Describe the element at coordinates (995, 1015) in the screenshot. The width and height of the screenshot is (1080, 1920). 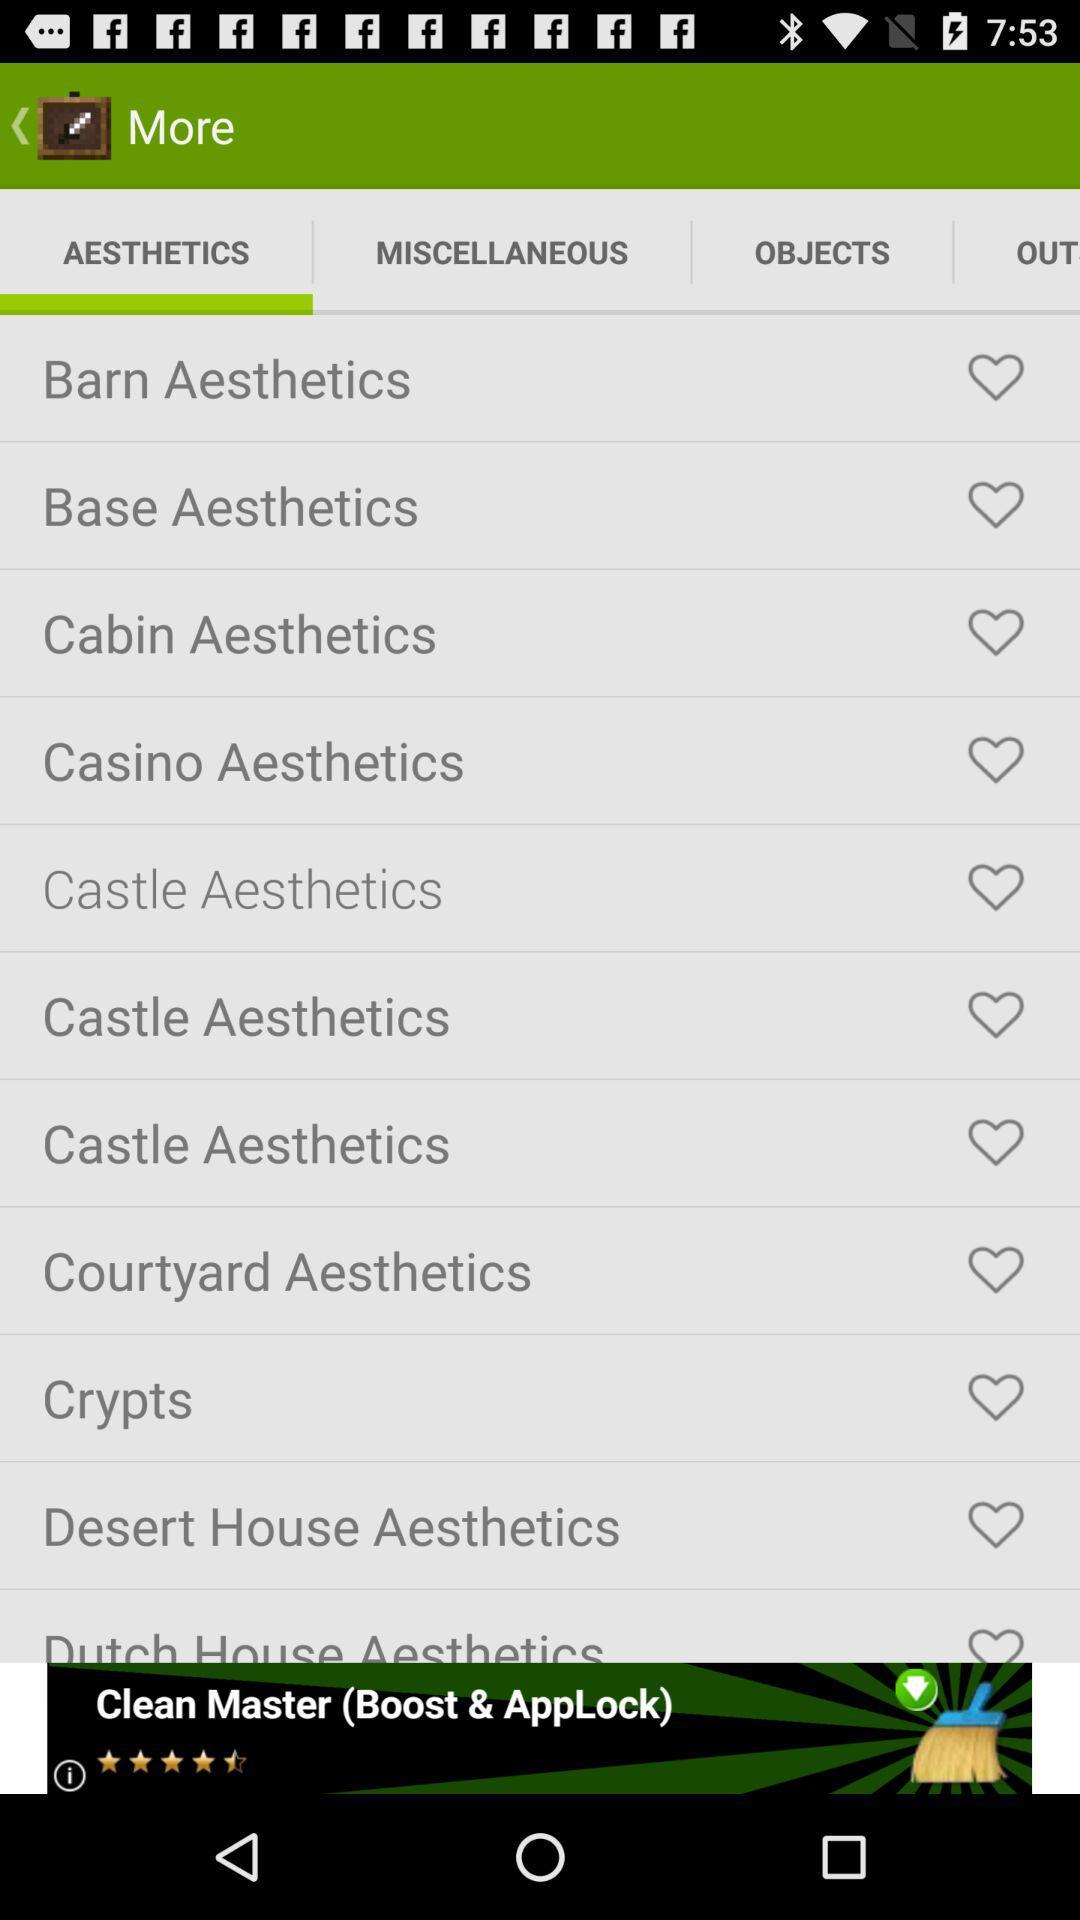
I see `castle aesthetics` at that location.